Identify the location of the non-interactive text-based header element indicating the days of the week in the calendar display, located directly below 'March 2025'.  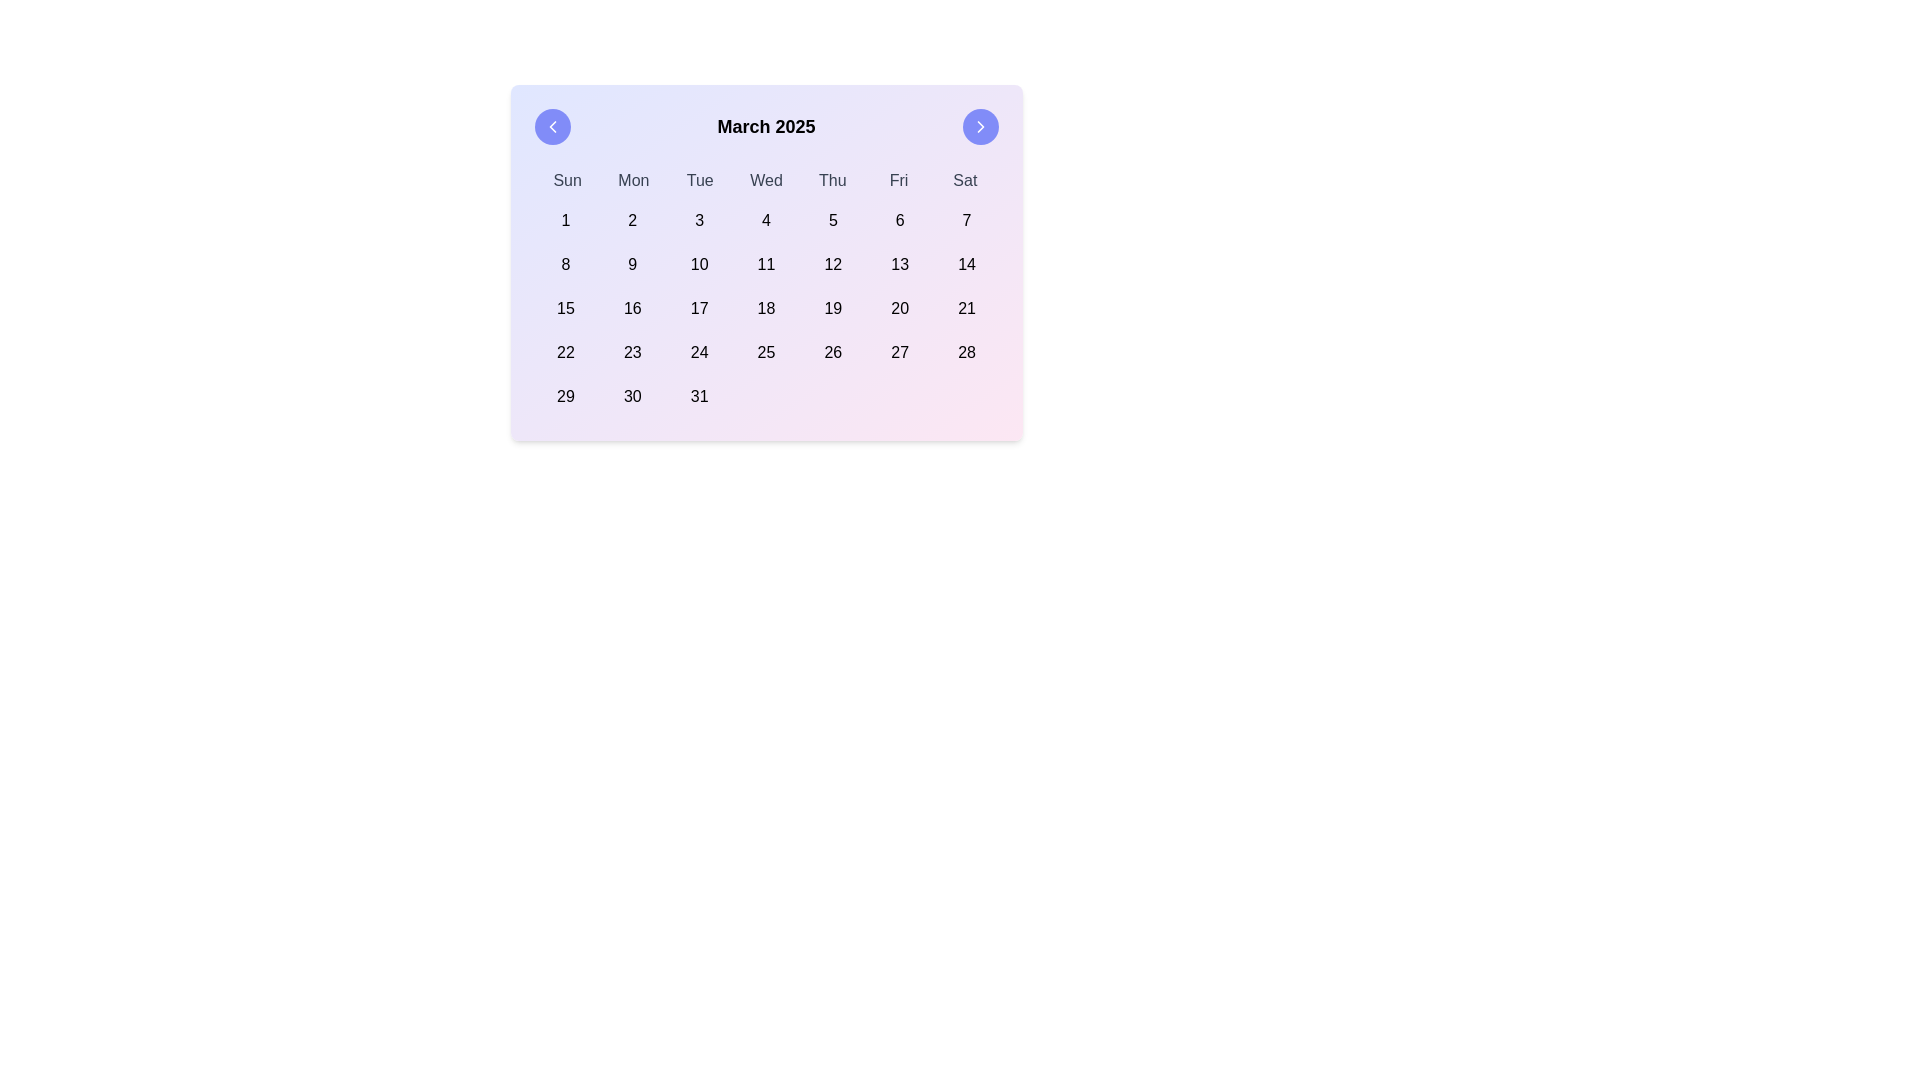
(765, 181).